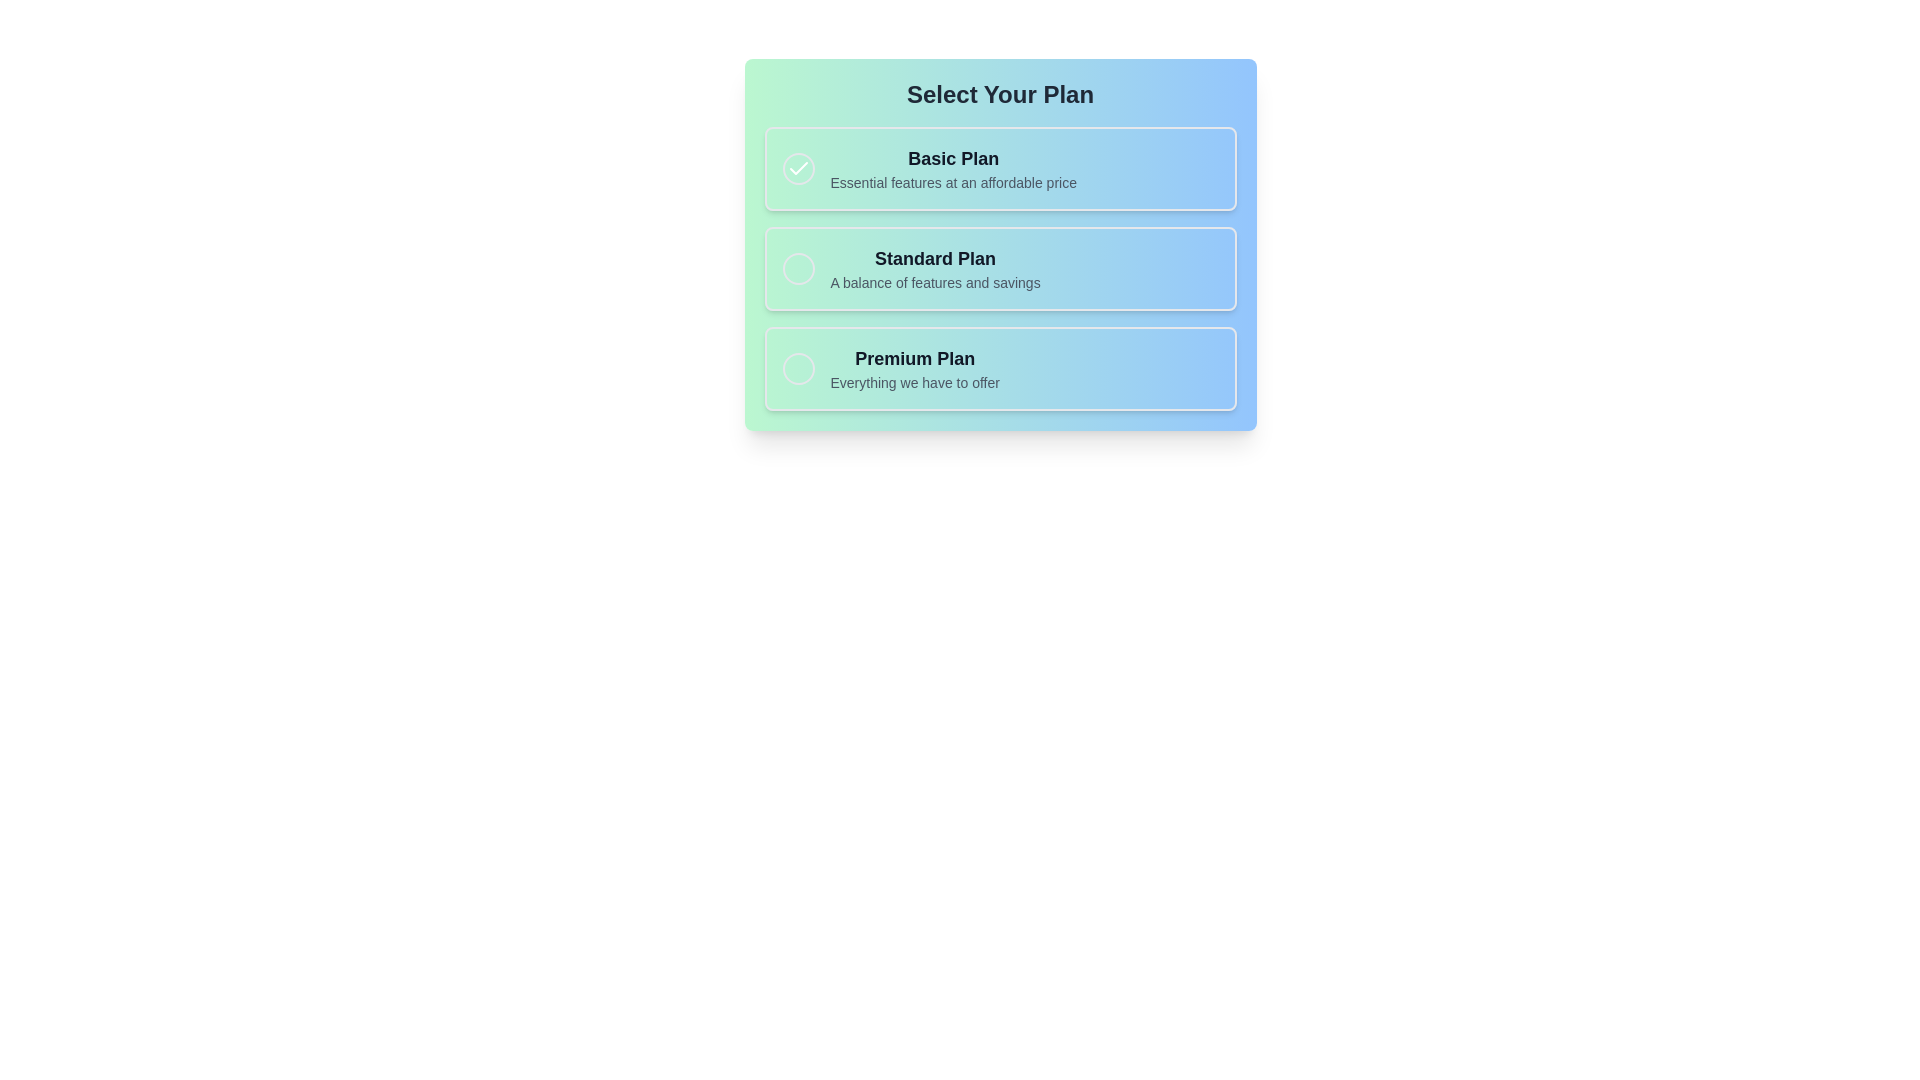  I want to click on the text label that provides additional information for the 'Standard Plan' option, positioned below the 'Standard Plan' heading in the second card of the plan options list, so click(934, 282).